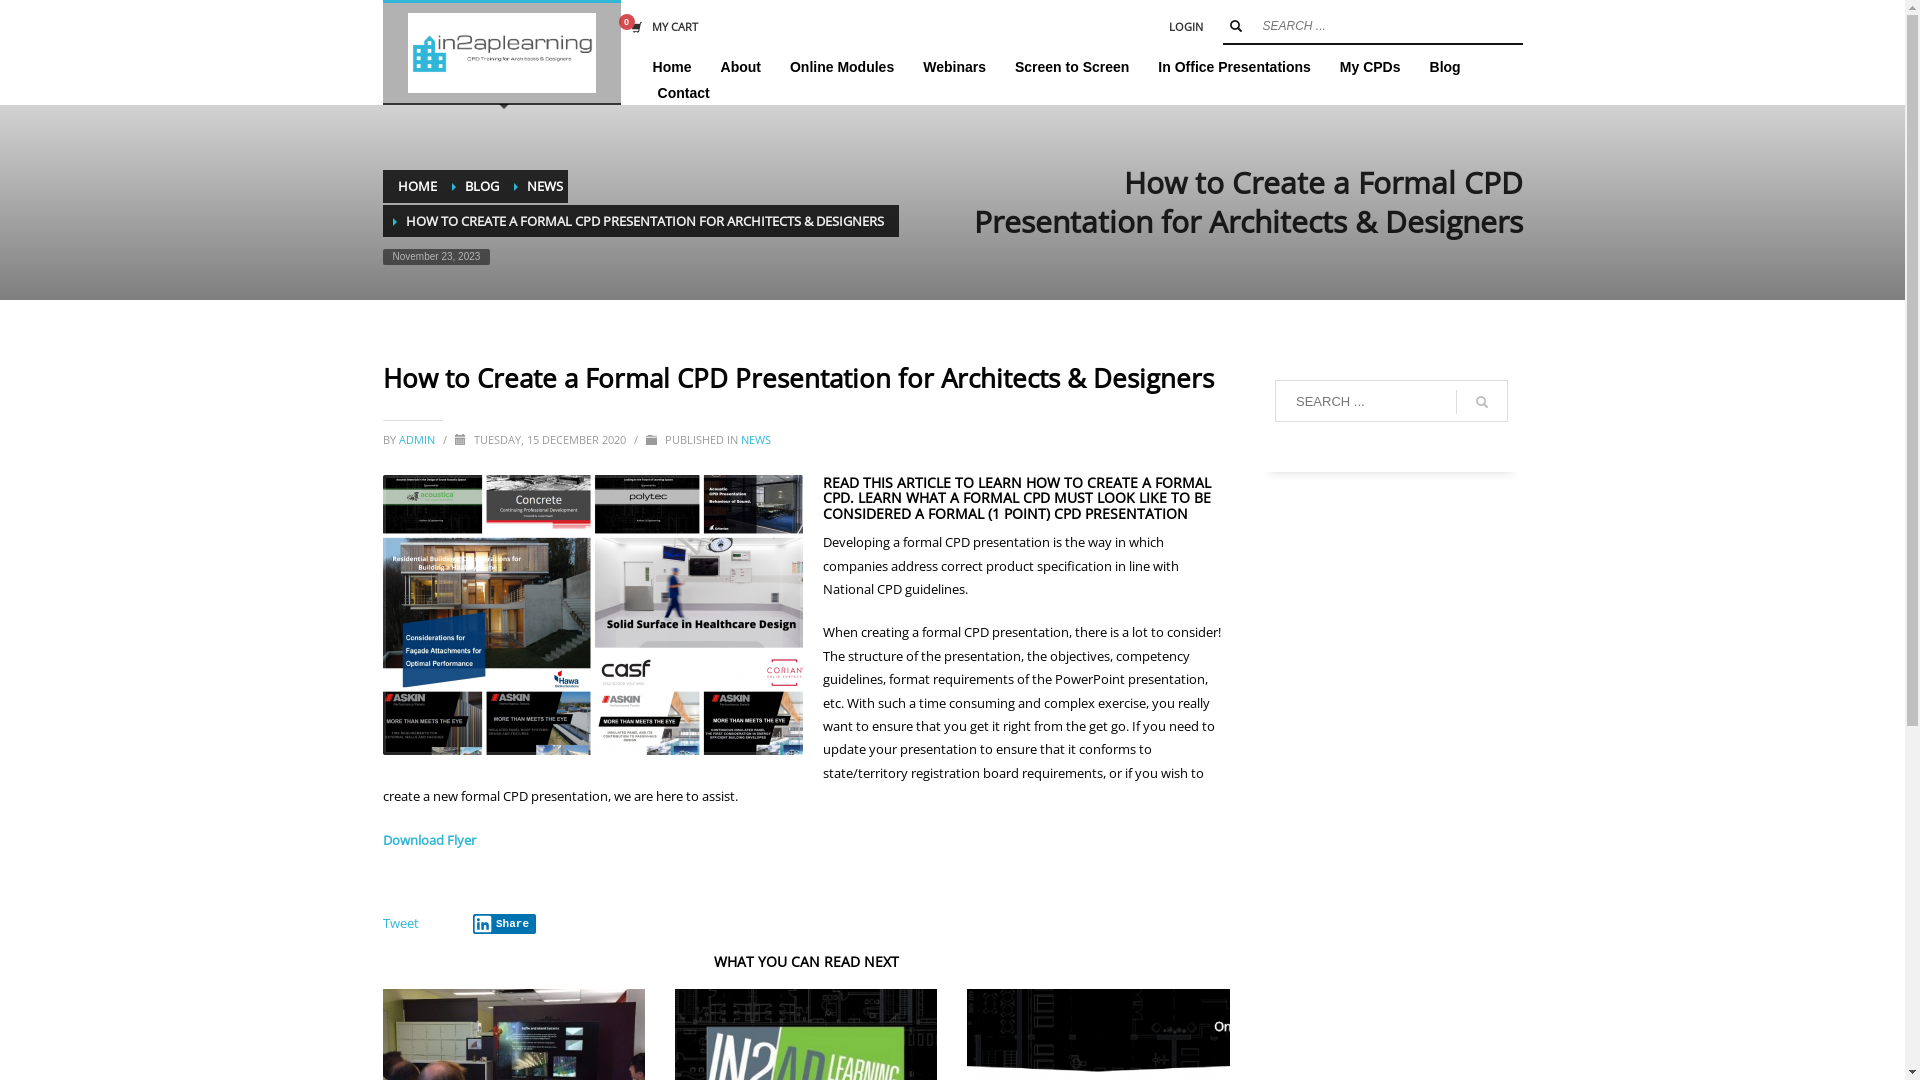  Describe the element at coordinates (416, 438) in the screenshot. I see `'ADMIN'` at that location.